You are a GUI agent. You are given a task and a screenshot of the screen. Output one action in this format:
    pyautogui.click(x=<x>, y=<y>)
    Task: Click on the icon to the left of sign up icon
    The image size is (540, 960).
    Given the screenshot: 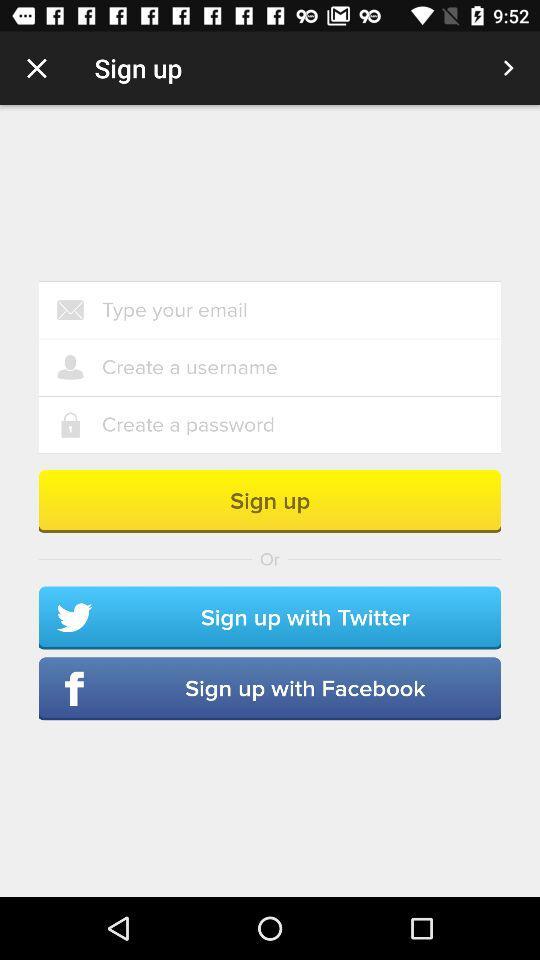 What is the action you would take?
    pyautogui.click(x=36, y=68)
    